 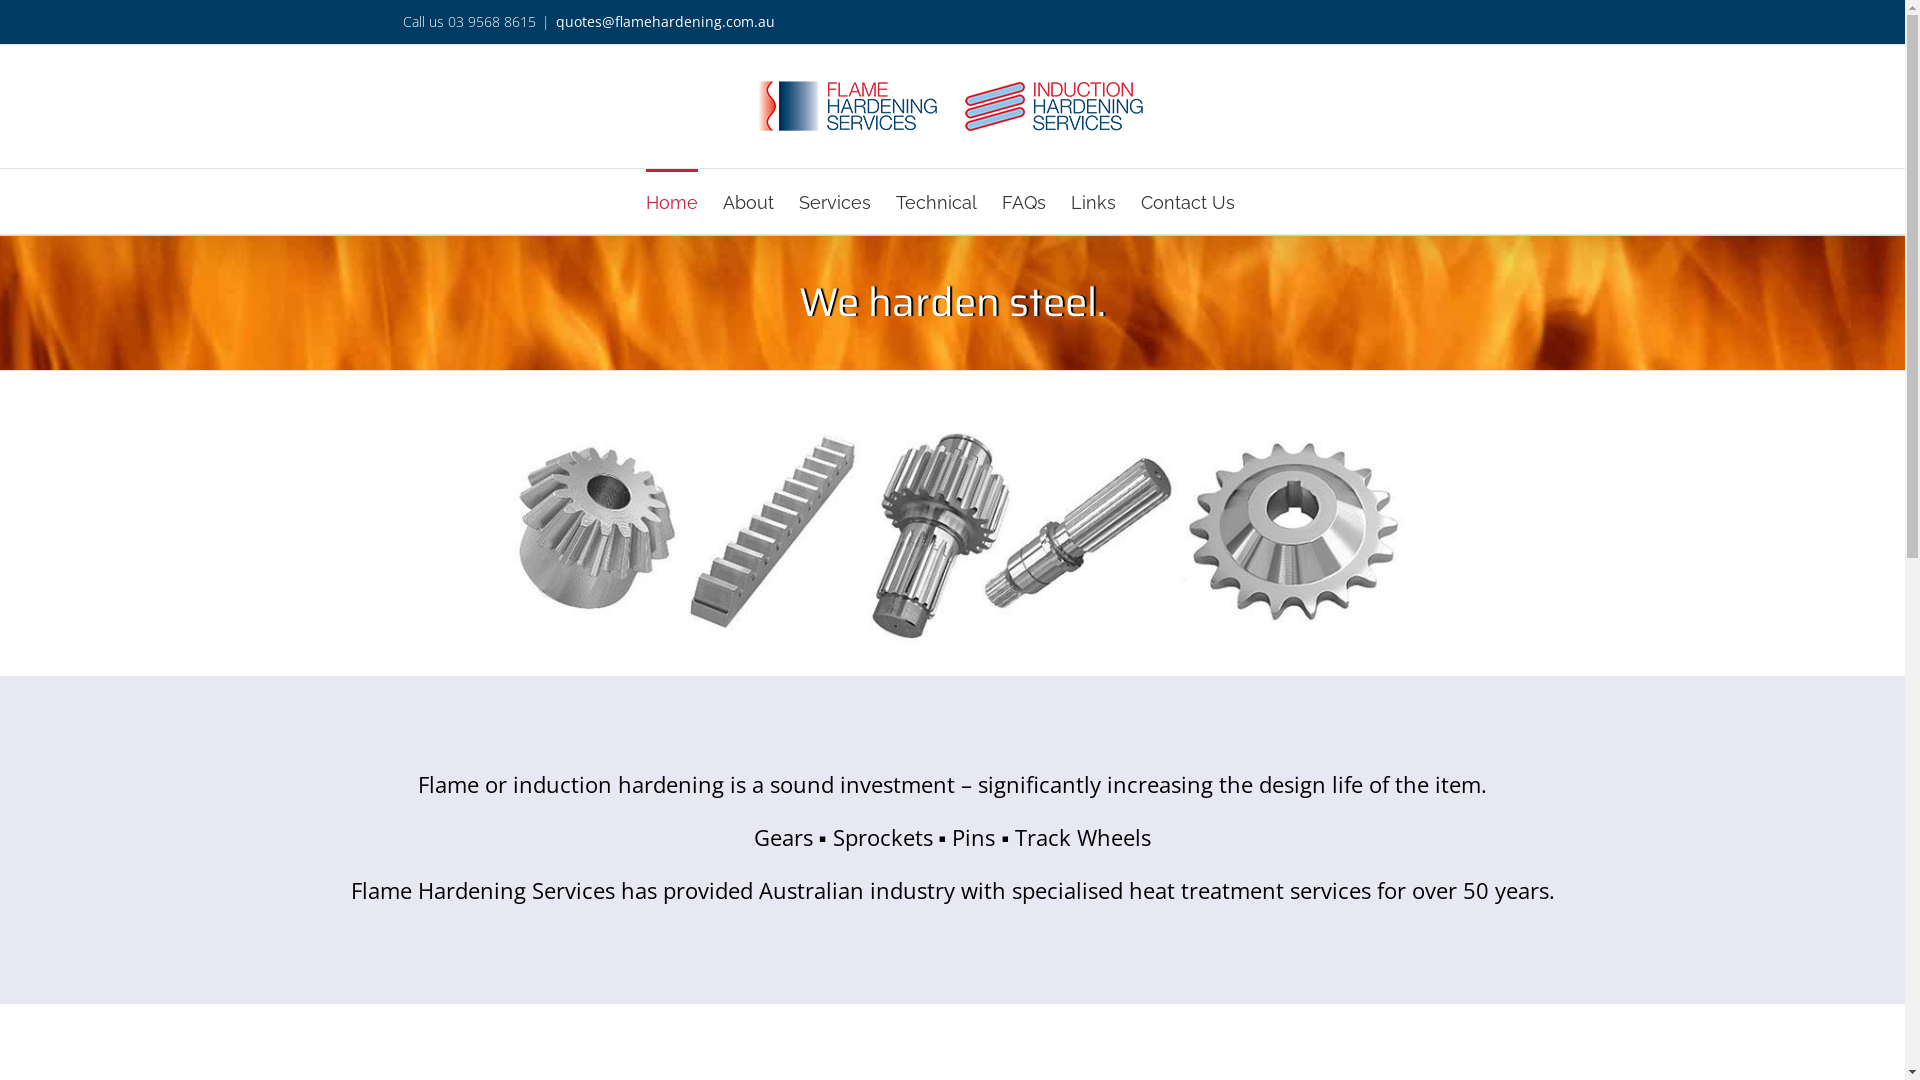 What do you see at coordinates (834, 201) in the screenshot?
I see `'Services'` at bounding box center [834, 201].